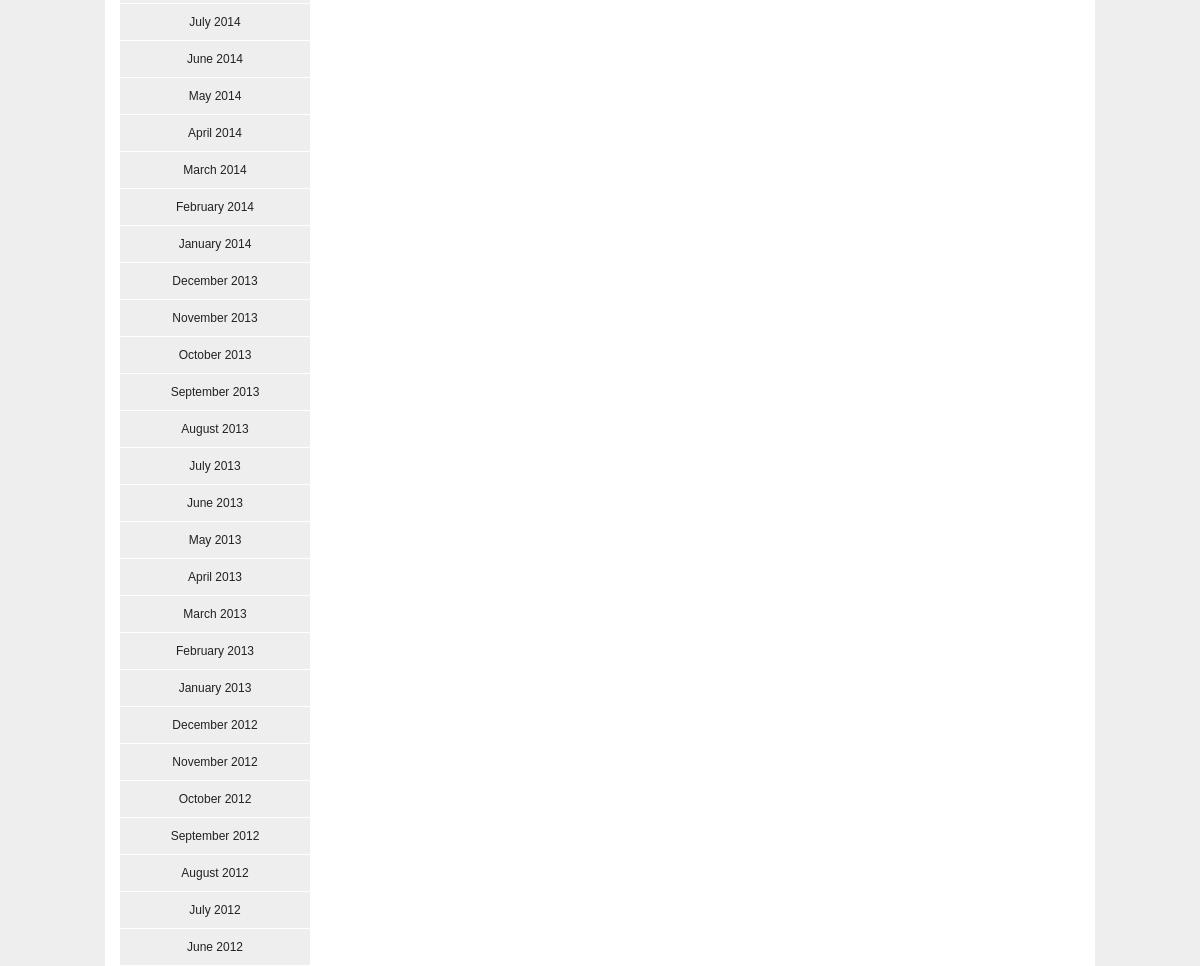 The image size is (1200, 966). What do you see at coordinates (185, 575) in the screenshot?
I see `'April 2013'` at bounding box center [185, 575].